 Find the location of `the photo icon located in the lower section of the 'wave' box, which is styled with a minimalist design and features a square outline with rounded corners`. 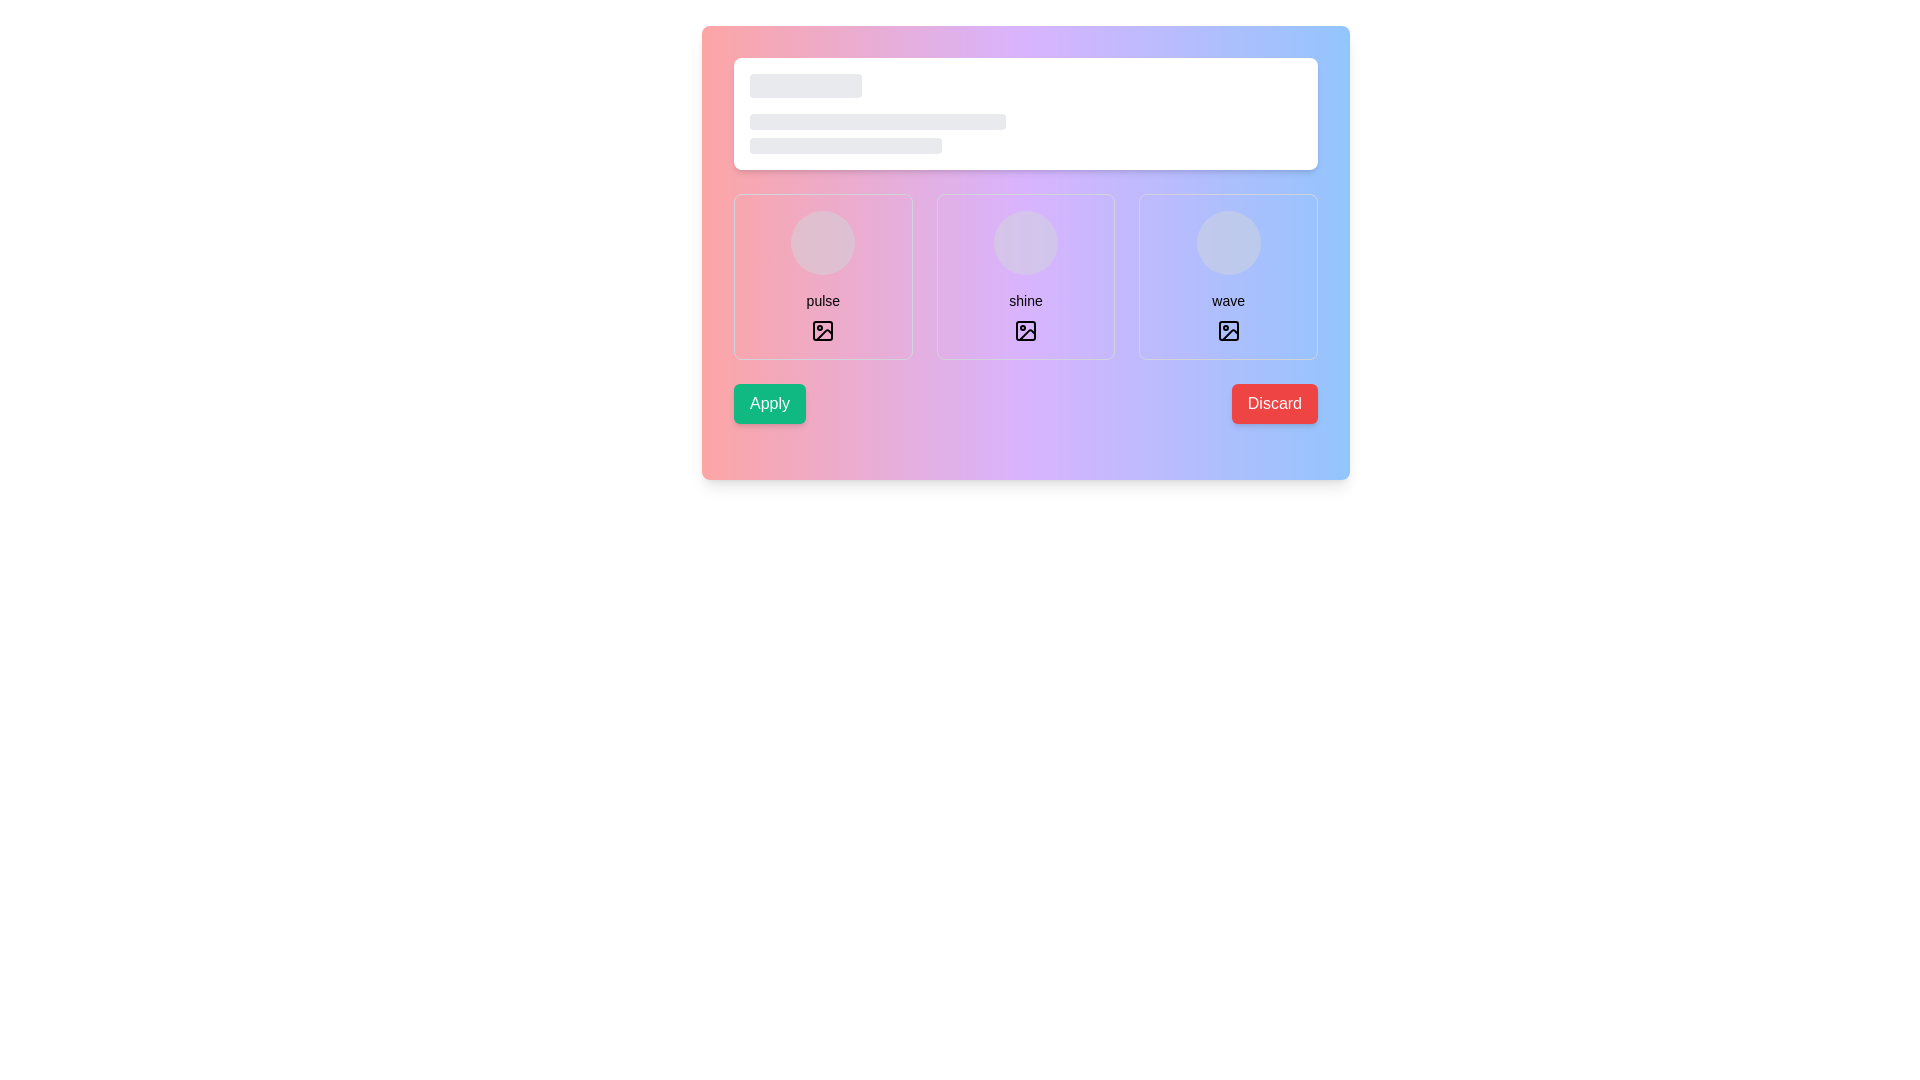

the photo icon located in the lower section of the 'wave' box, which is styled with a minimalist design and features a square outline with rounded corners is located at coordinates (1227, 330).